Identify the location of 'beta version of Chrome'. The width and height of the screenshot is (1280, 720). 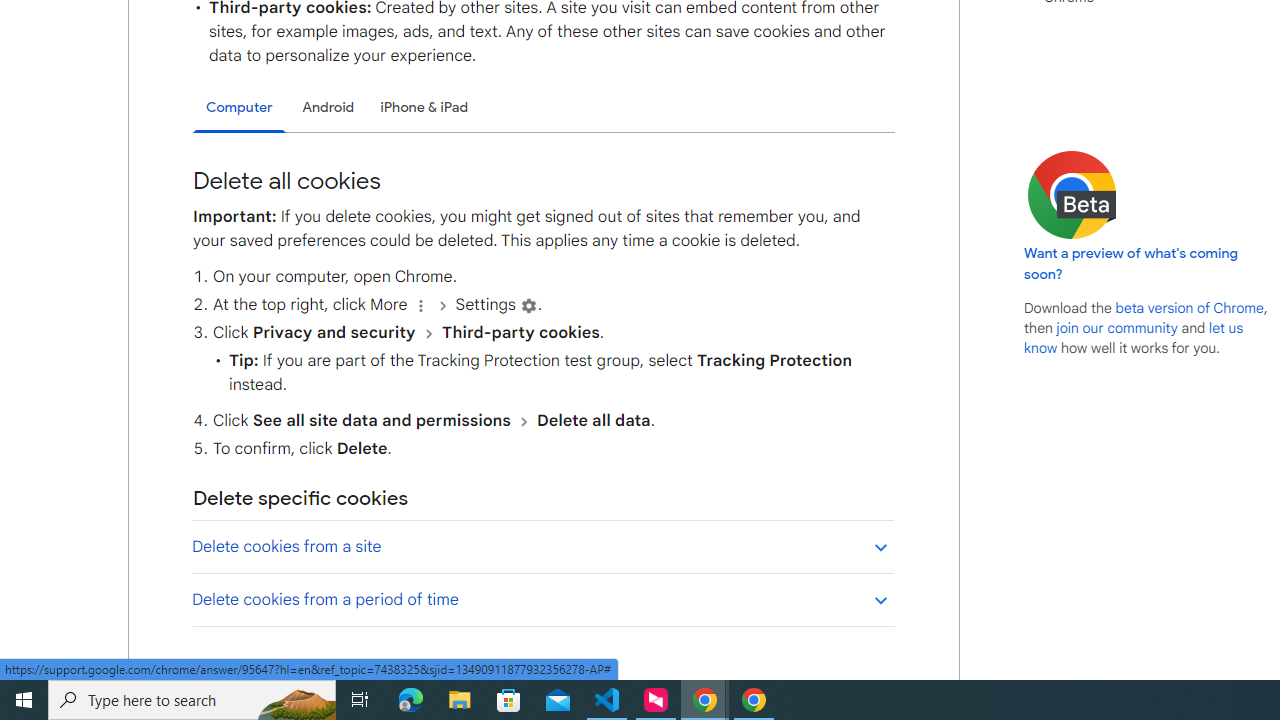
(1189, 307).